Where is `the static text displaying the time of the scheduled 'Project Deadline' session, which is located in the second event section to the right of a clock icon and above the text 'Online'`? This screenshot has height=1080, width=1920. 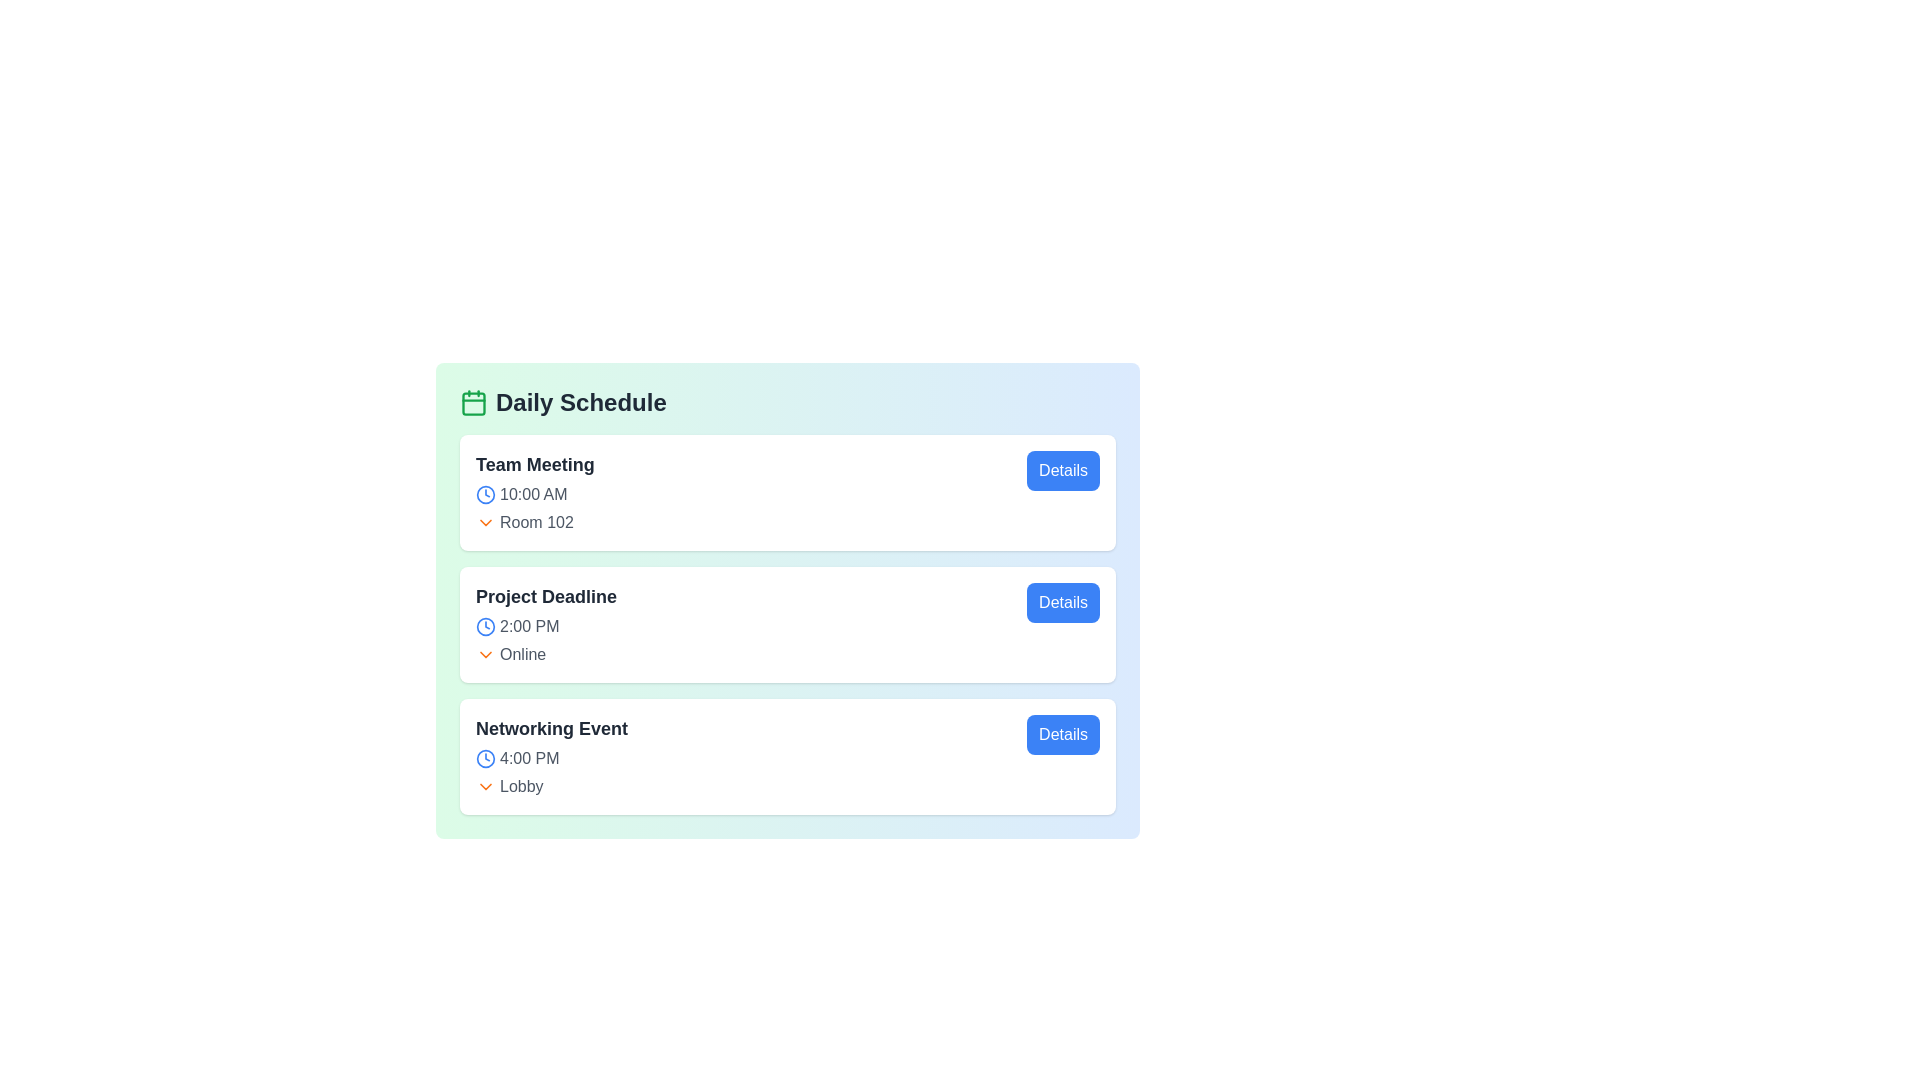 the static text displaying the time of the scheduled 'Project Deadline' session, which is located in the second event section to the right of a clock icon and above the text 'Online' is located at coordinates (529, 626).